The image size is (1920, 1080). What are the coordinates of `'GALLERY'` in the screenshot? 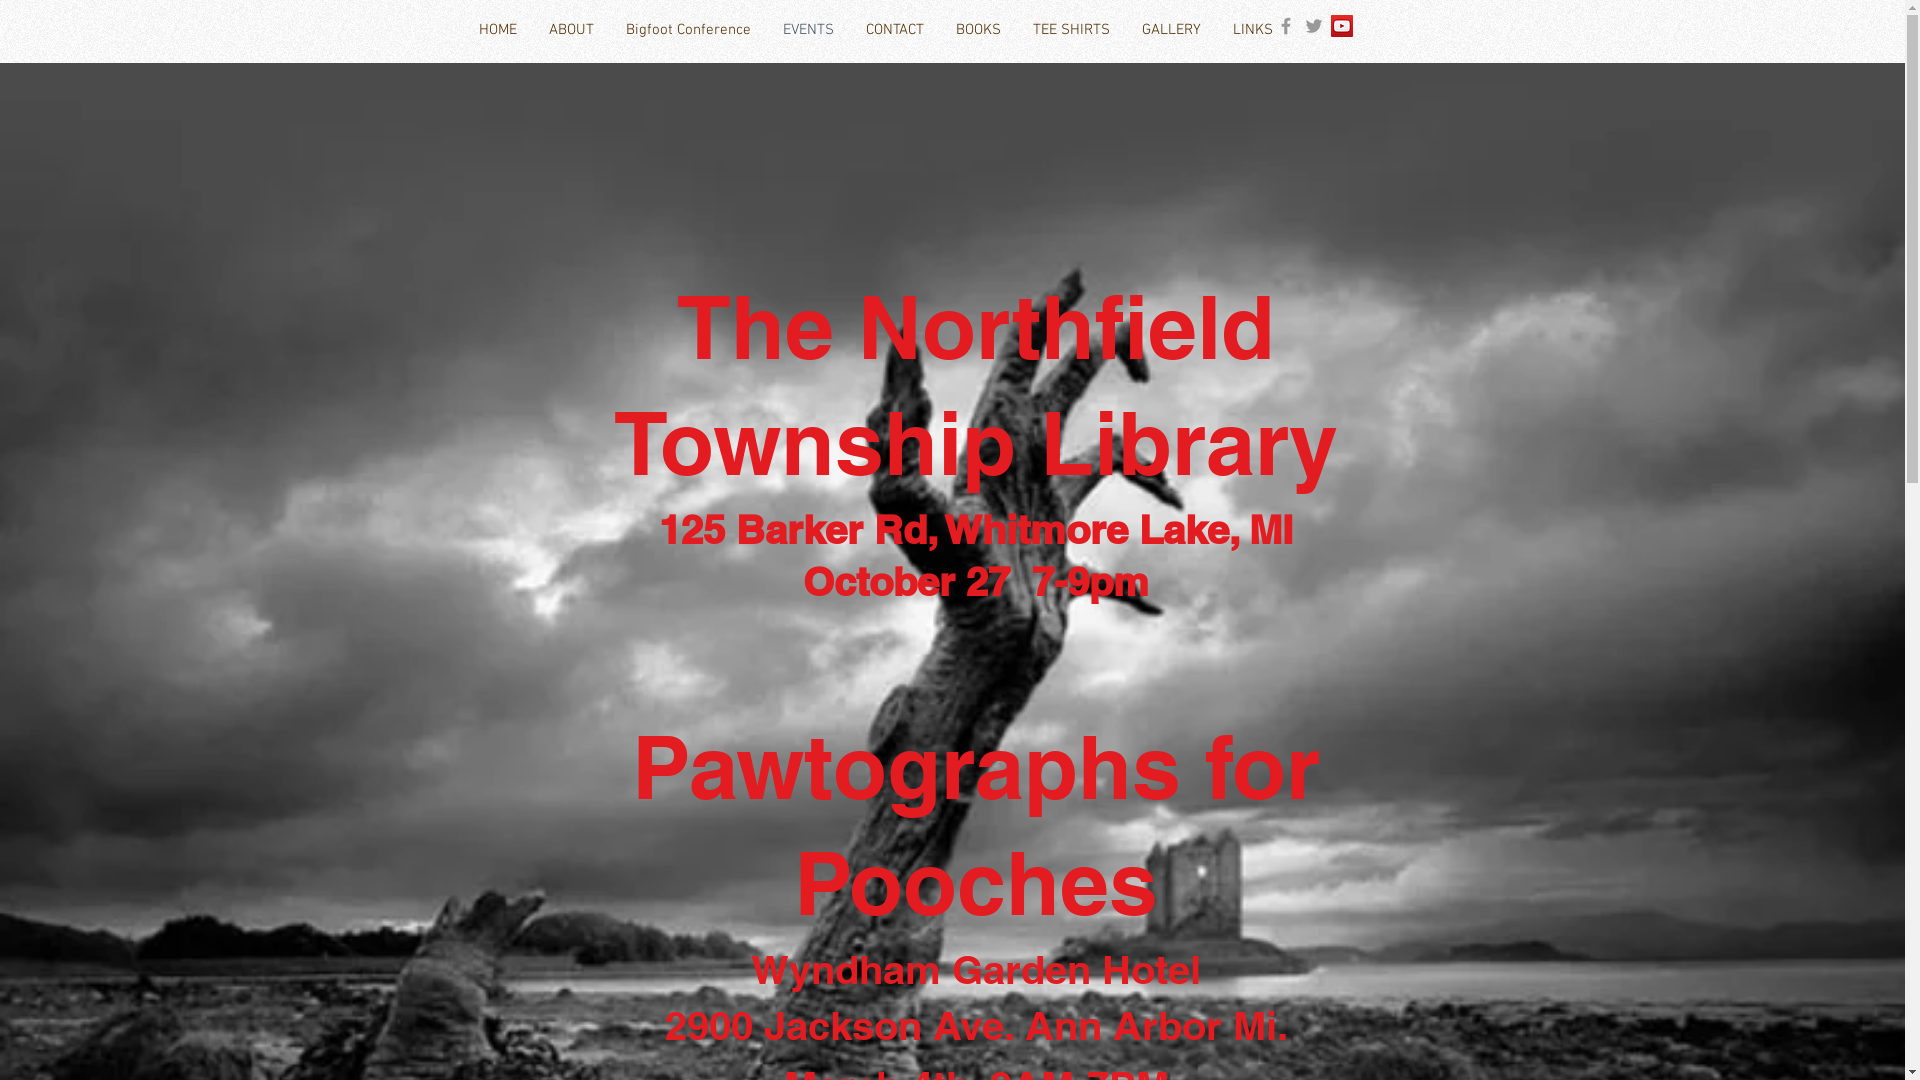 It's located at (1126, 30).